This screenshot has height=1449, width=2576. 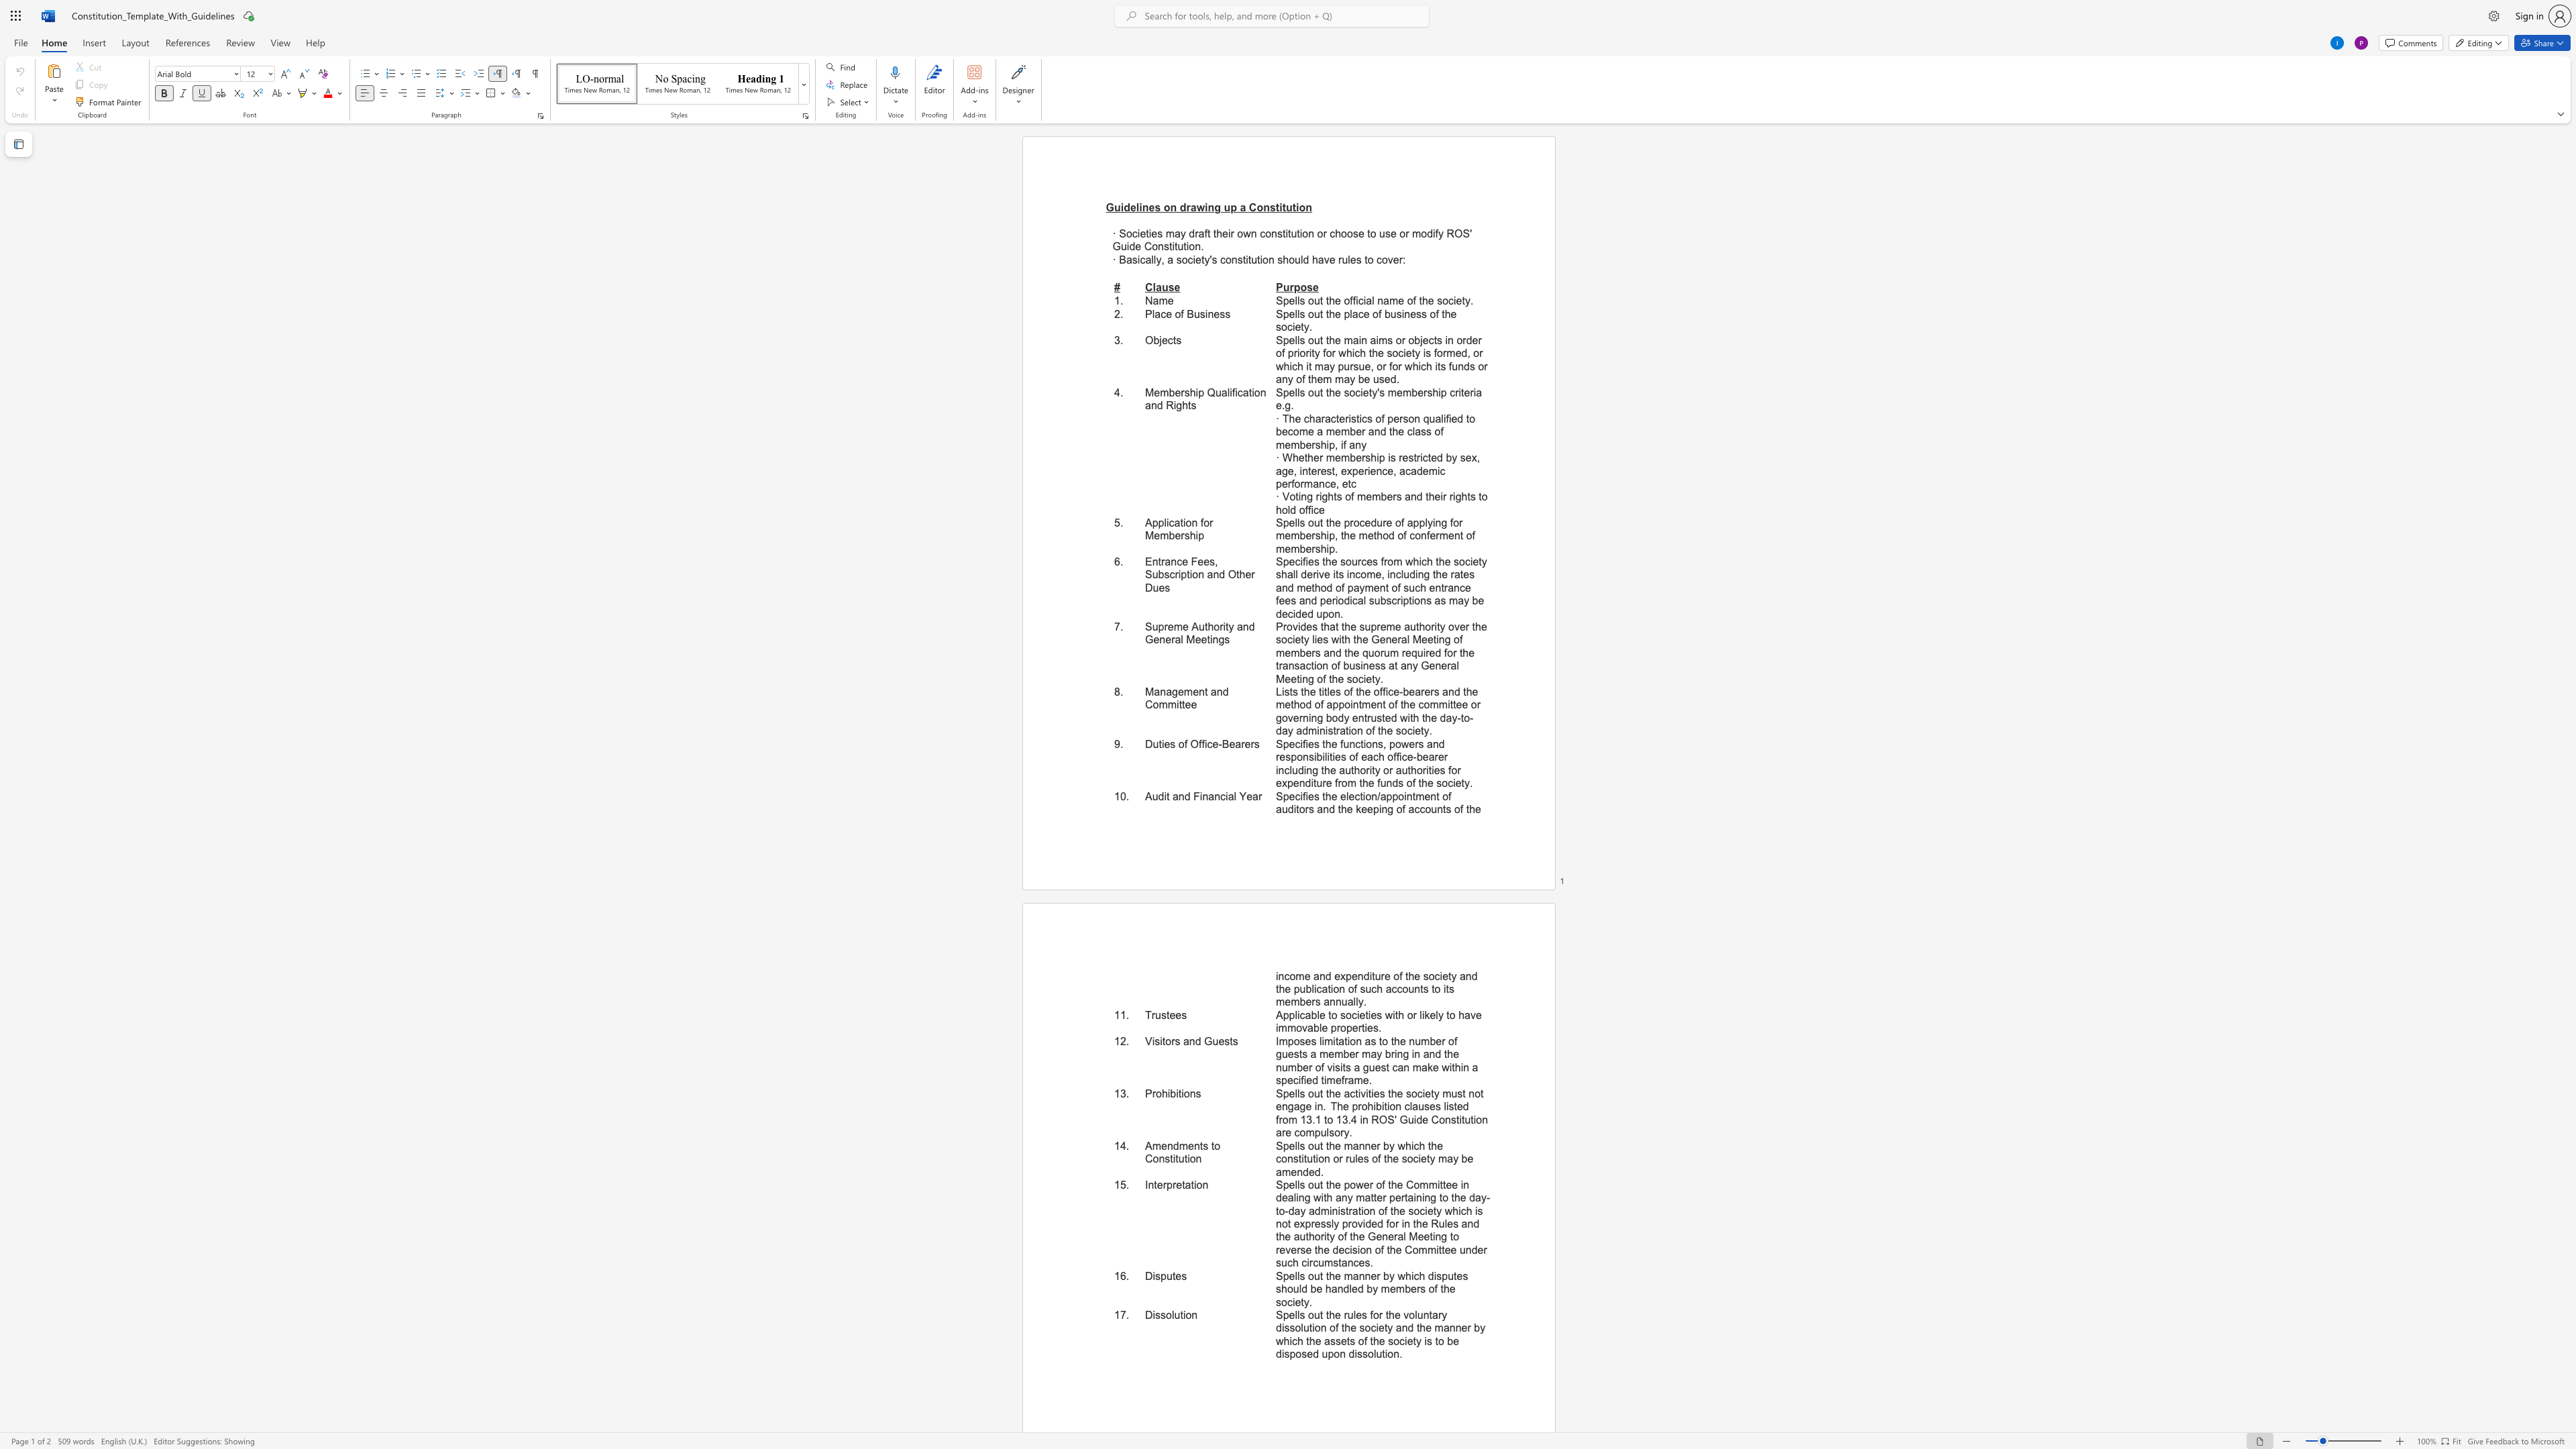 What do you see at coordinates (1350, 1120) in the screenshot?
I see `the subset text "4 in ROS" within the text "Spells out the activities the society must not engage in.  The prohibition clauses listed from 13.1 to 13.4 in ROS"` at bounding box center [1350, 1120].